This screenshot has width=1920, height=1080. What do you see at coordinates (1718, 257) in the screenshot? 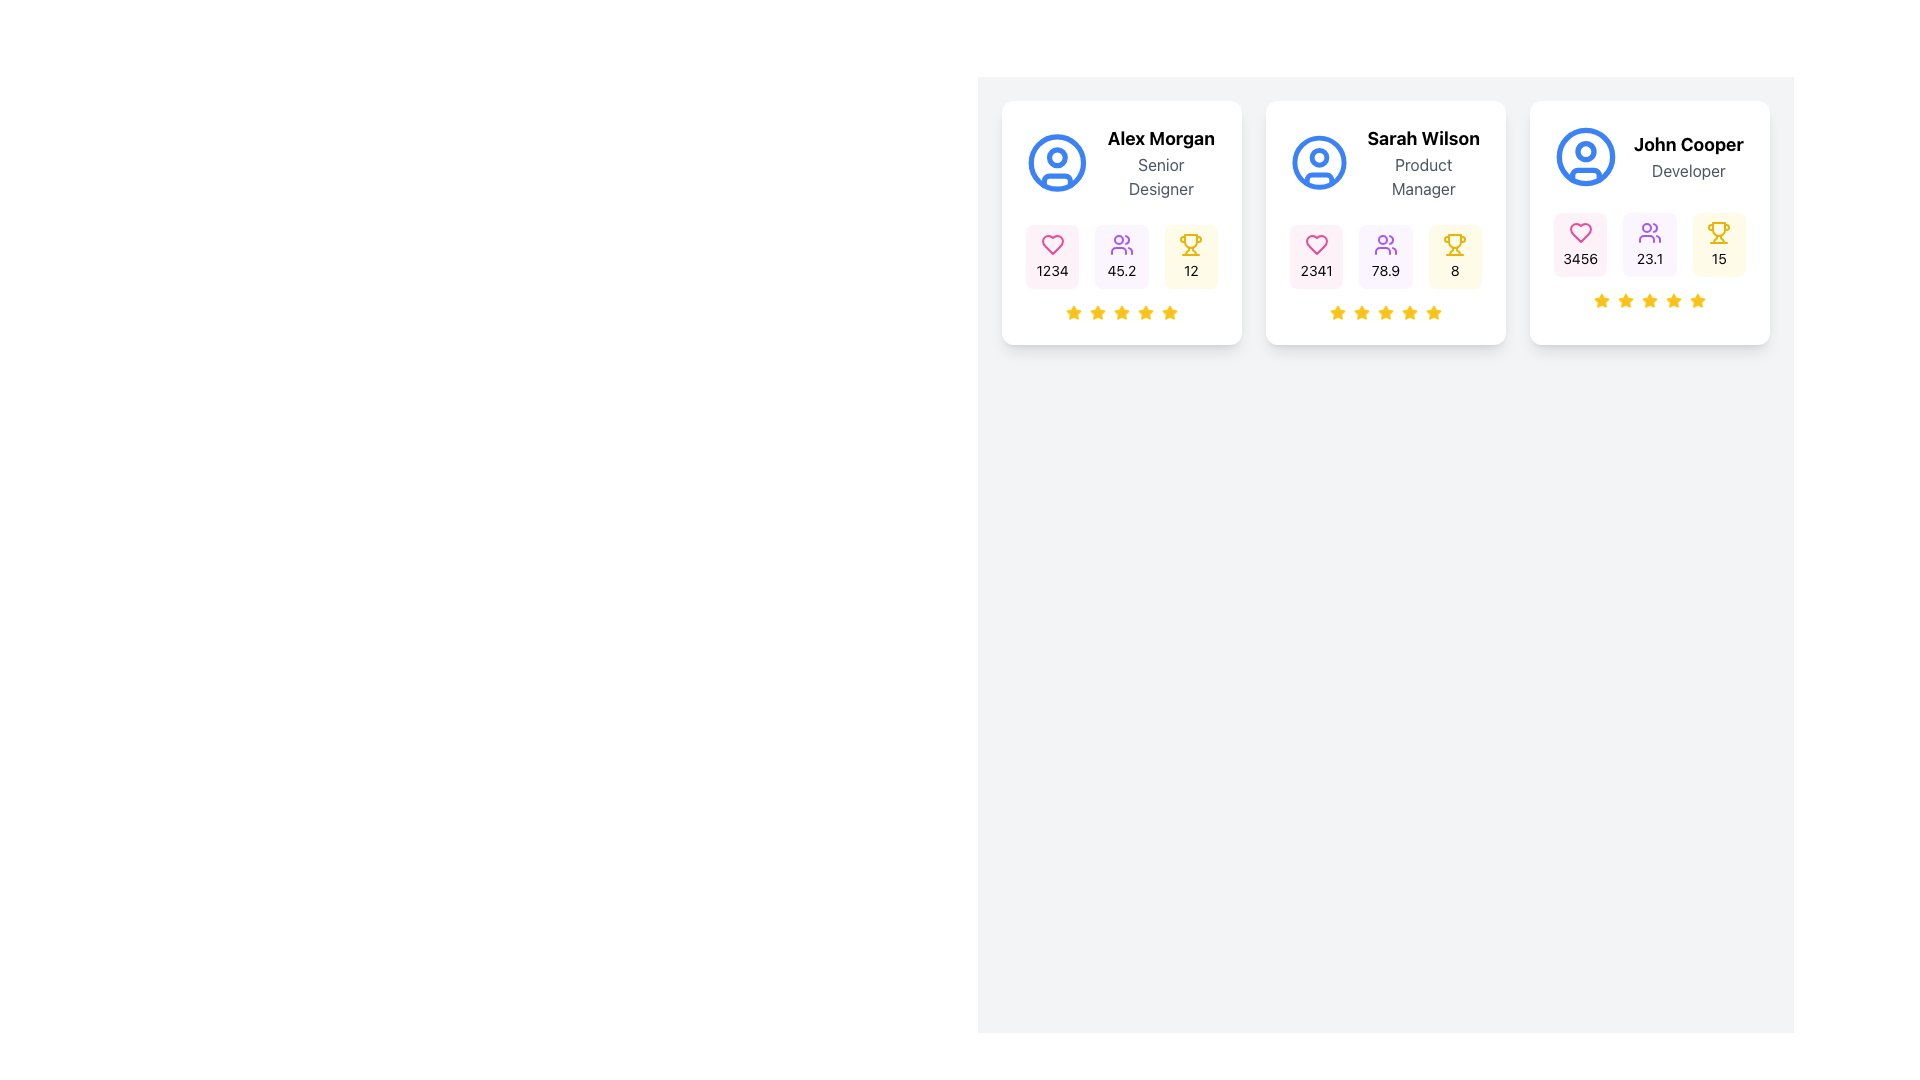
I see `the Text Label that conveys the numerical value related to achievements or awards, positioned at the bottom center of the card below the trophy icon` at bounding box center [1718, 257].